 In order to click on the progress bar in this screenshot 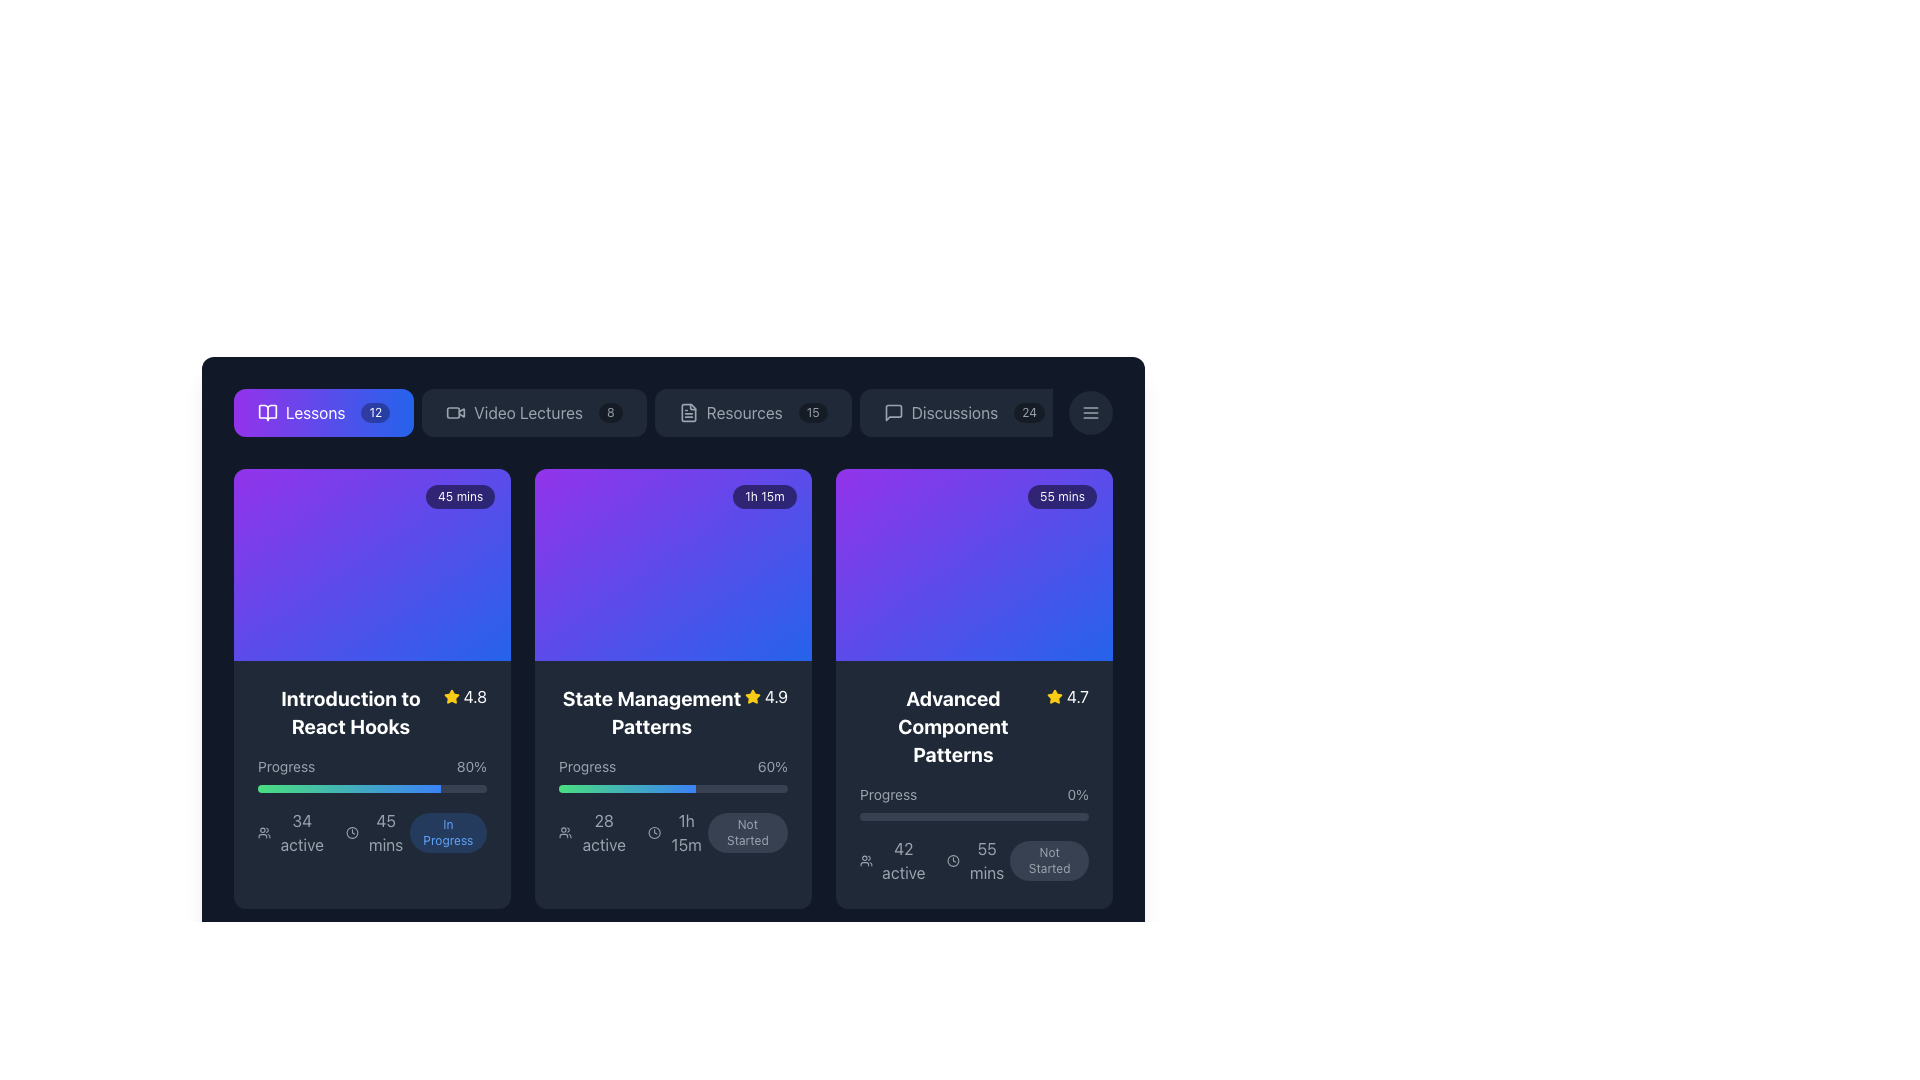, I will do `click(440, 788)`.